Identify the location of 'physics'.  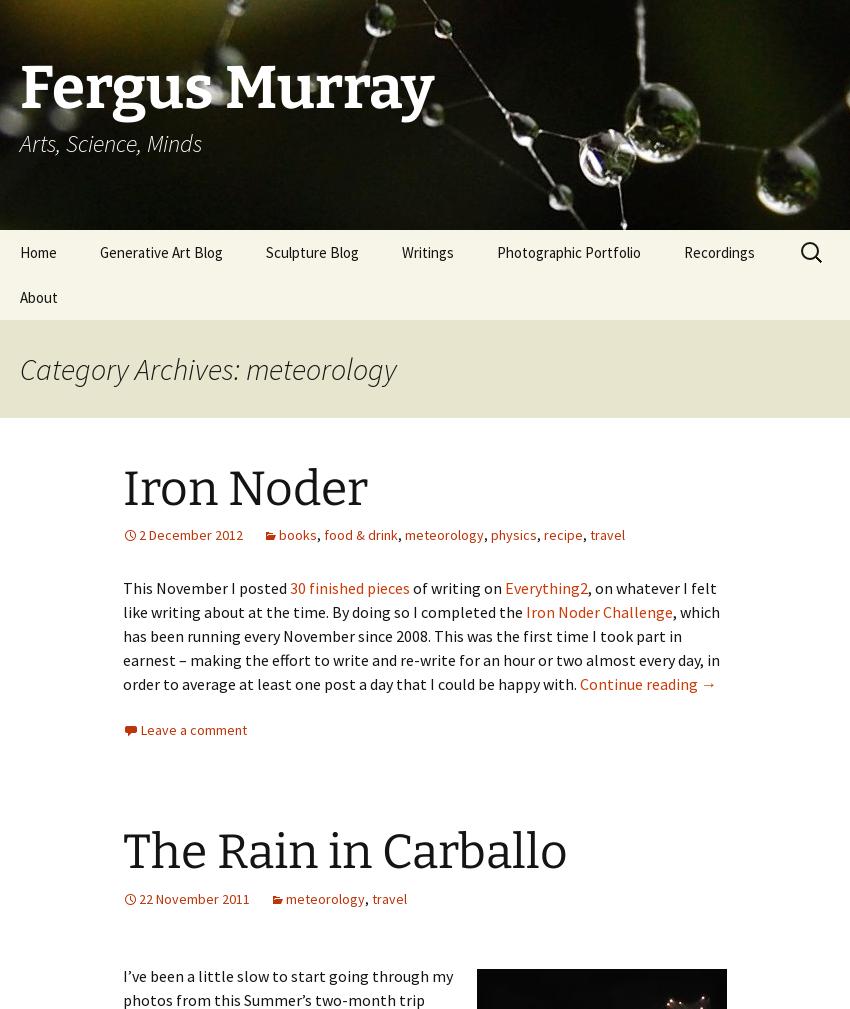
(512, 534).